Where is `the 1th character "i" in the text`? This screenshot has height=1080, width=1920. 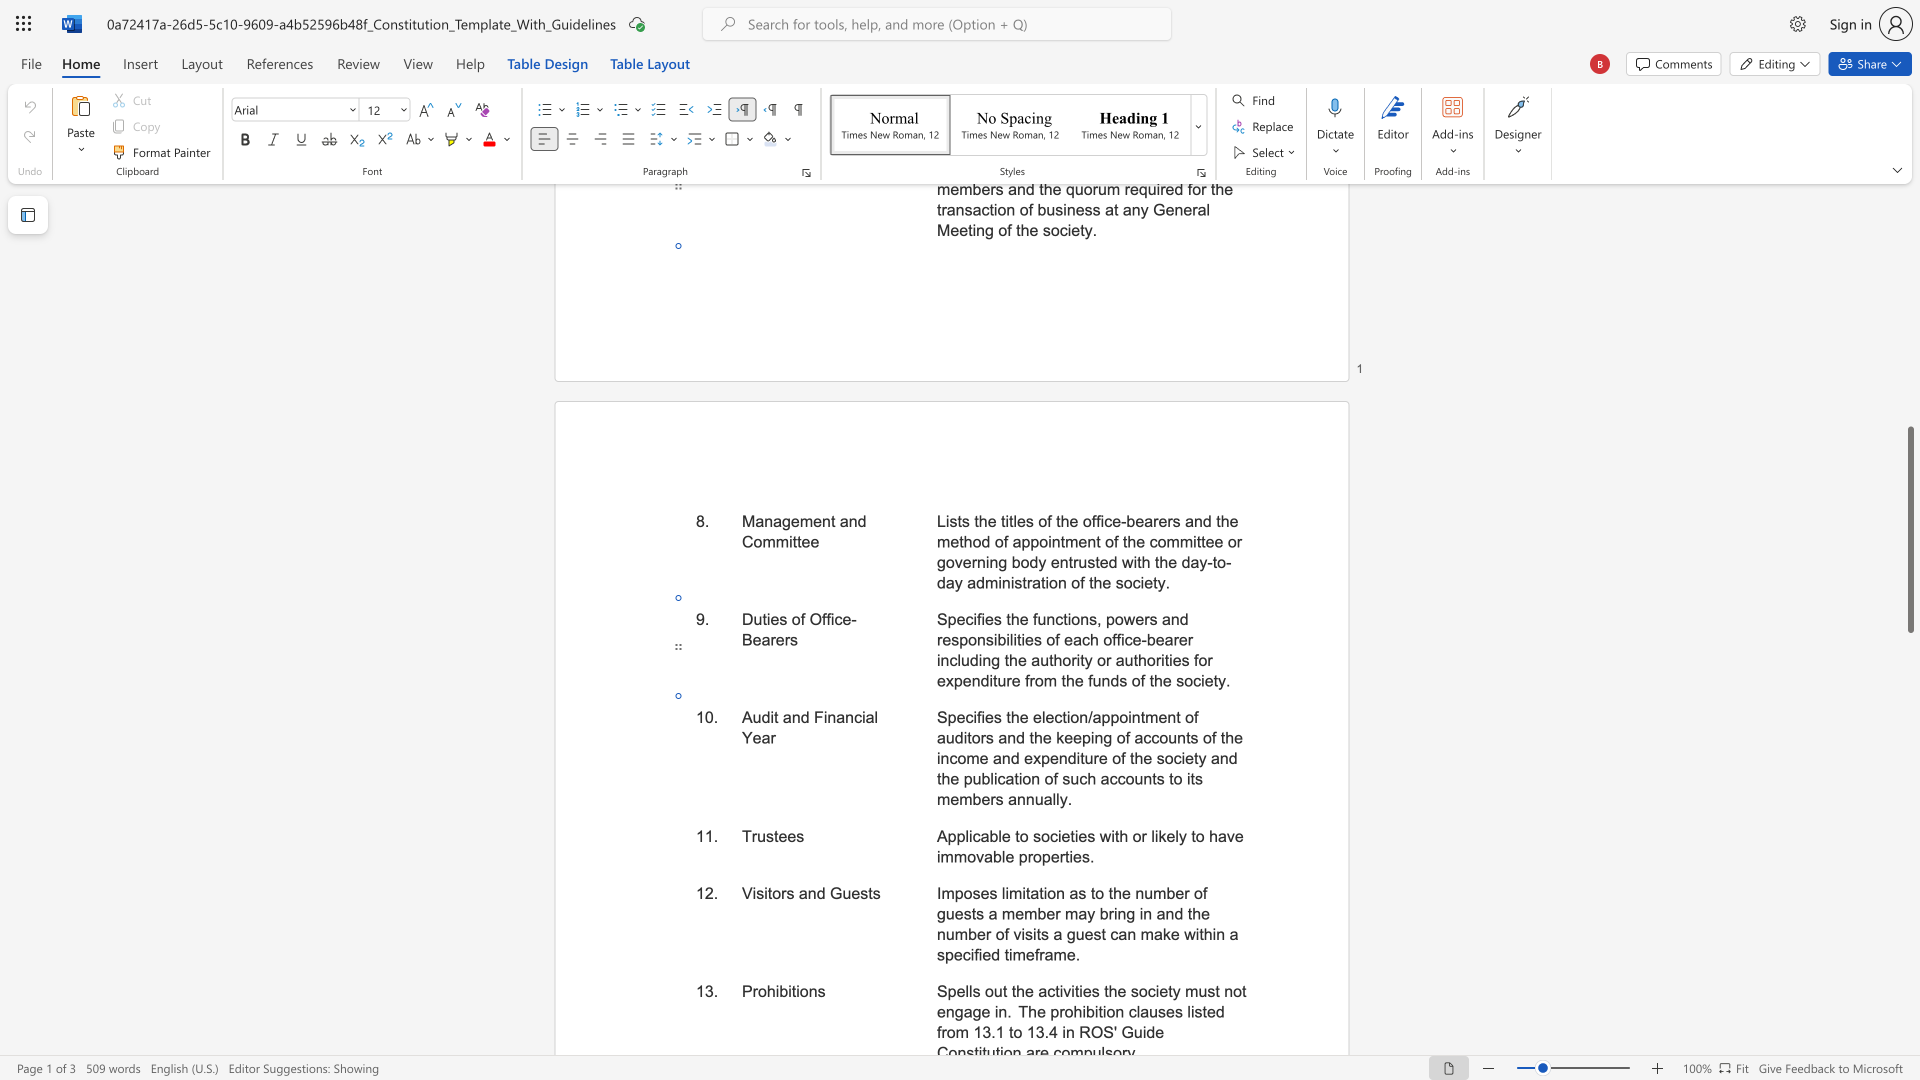
the 1th character "i" in the text is located at coordinates (771, 716).